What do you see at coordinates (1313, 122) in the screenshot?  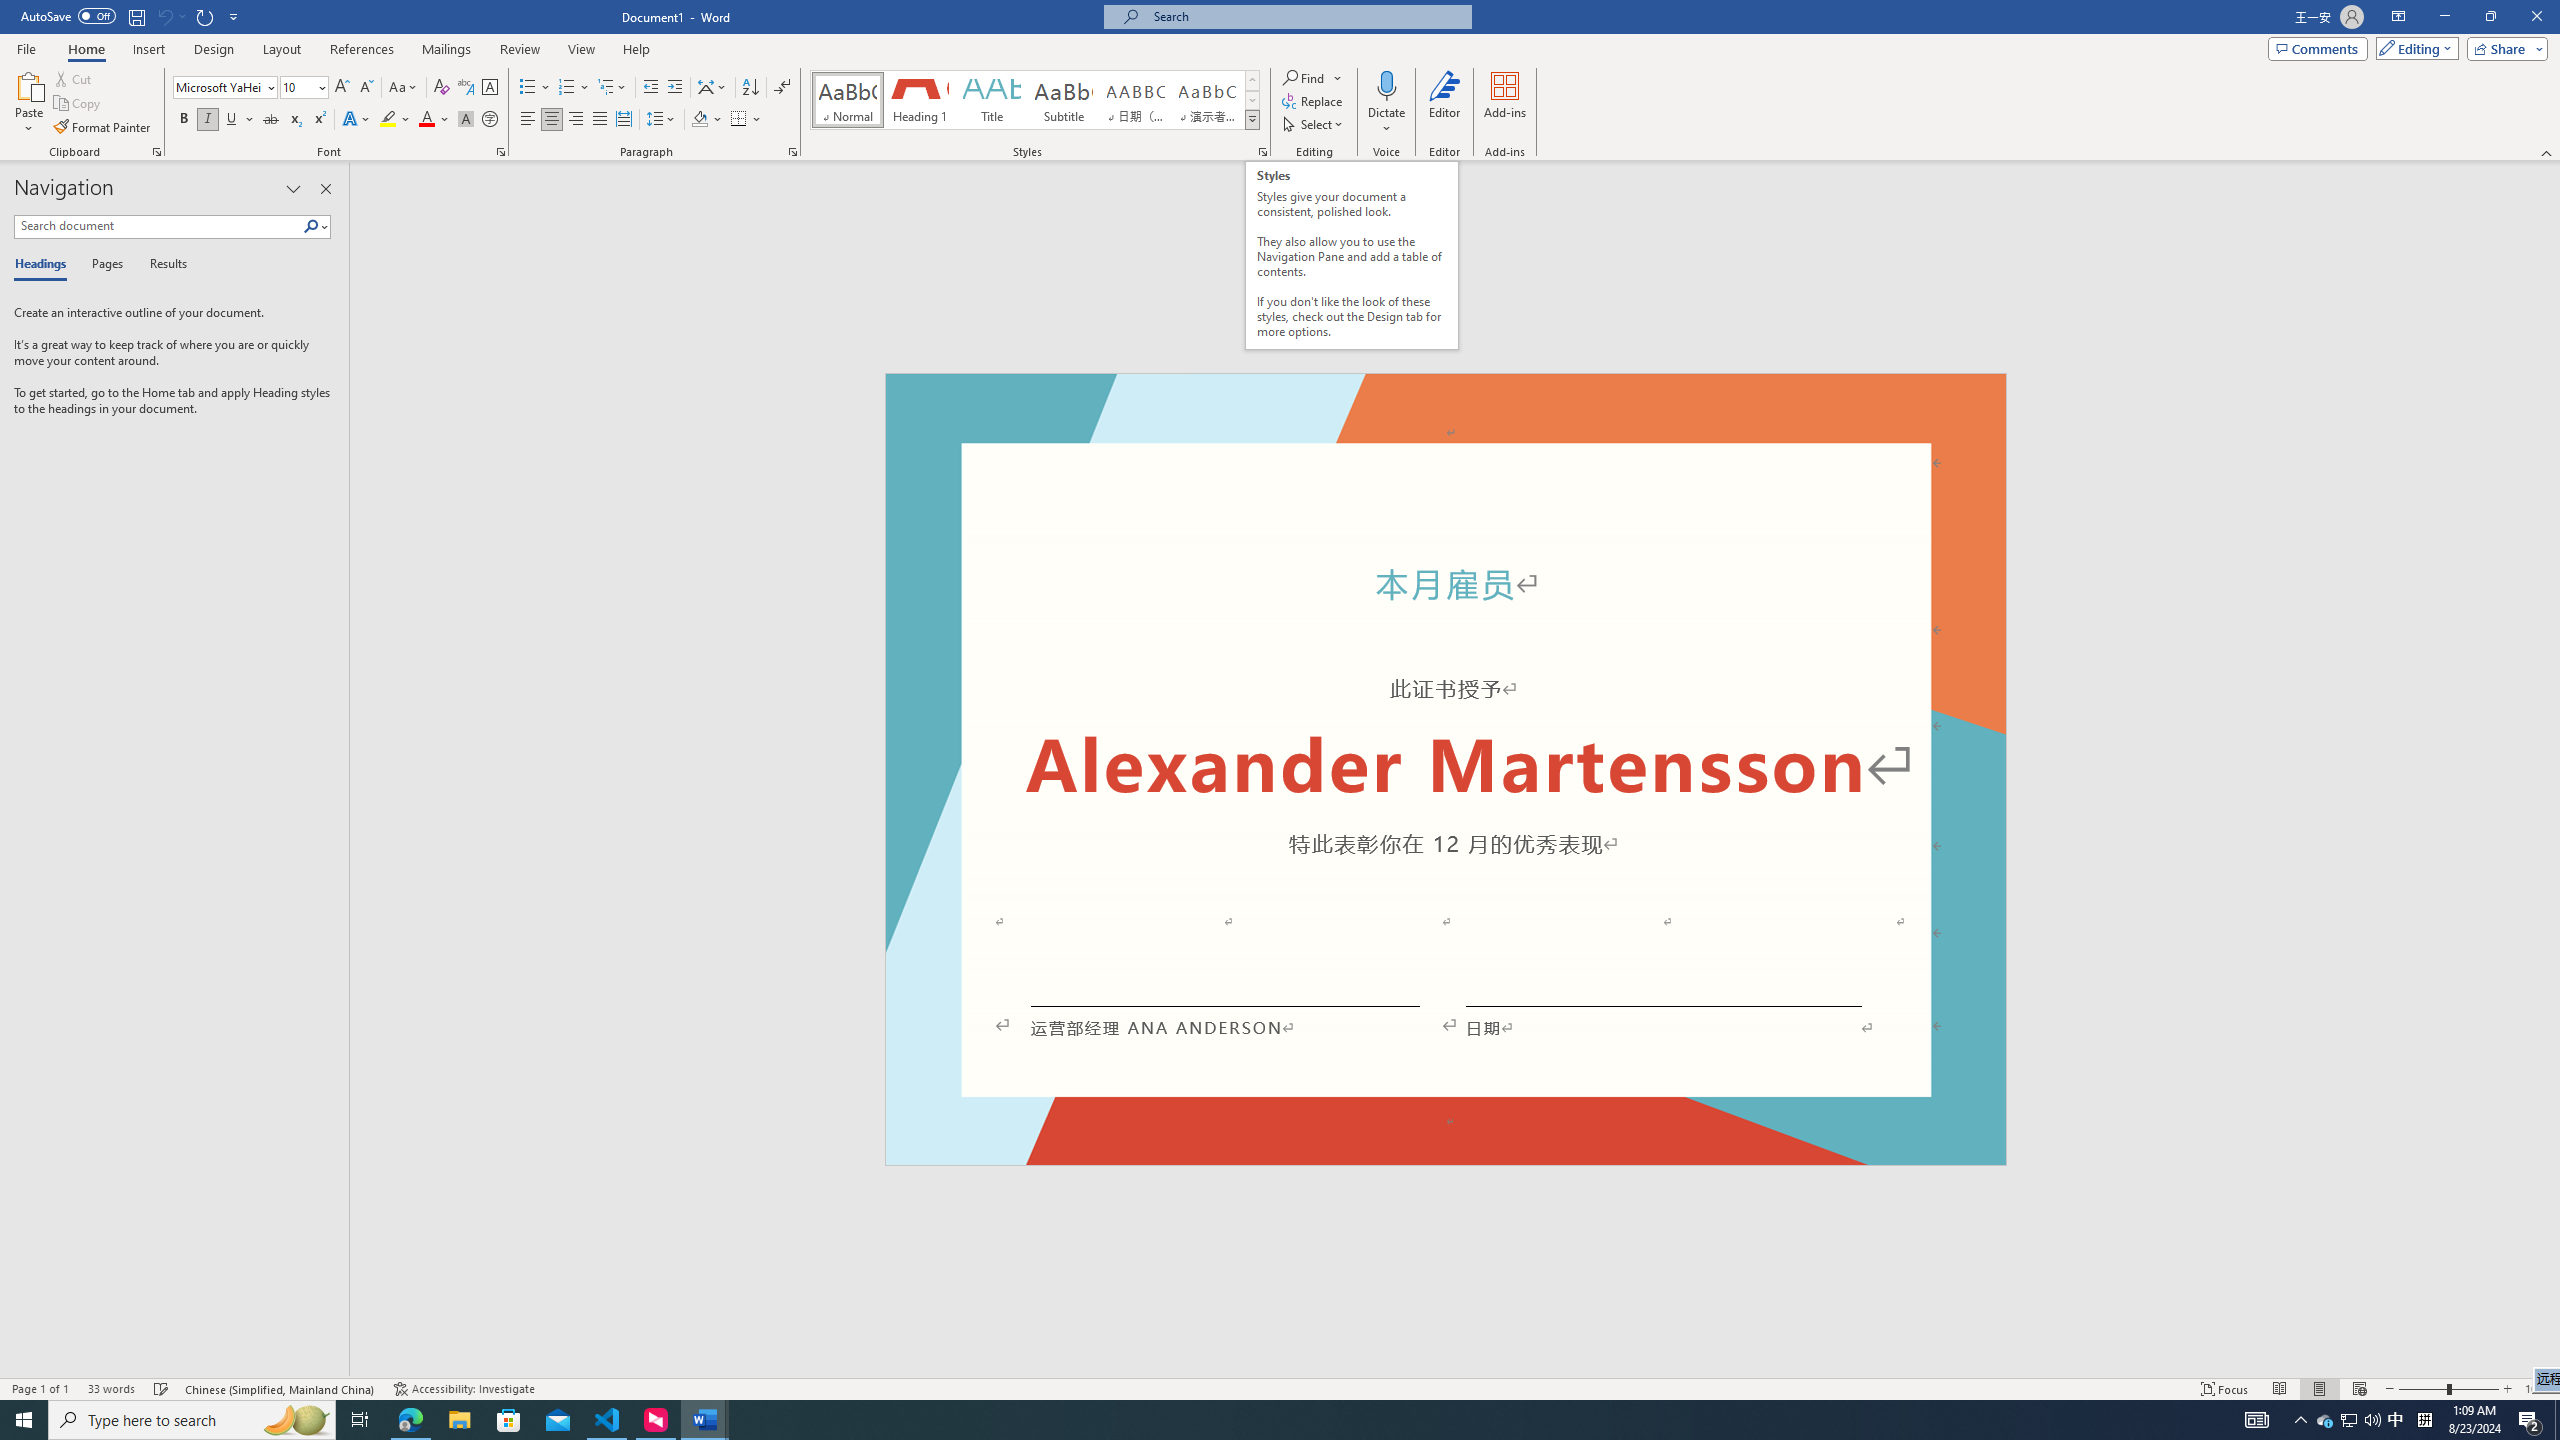 I see `'Select'` at bounding box center [1313, 122].